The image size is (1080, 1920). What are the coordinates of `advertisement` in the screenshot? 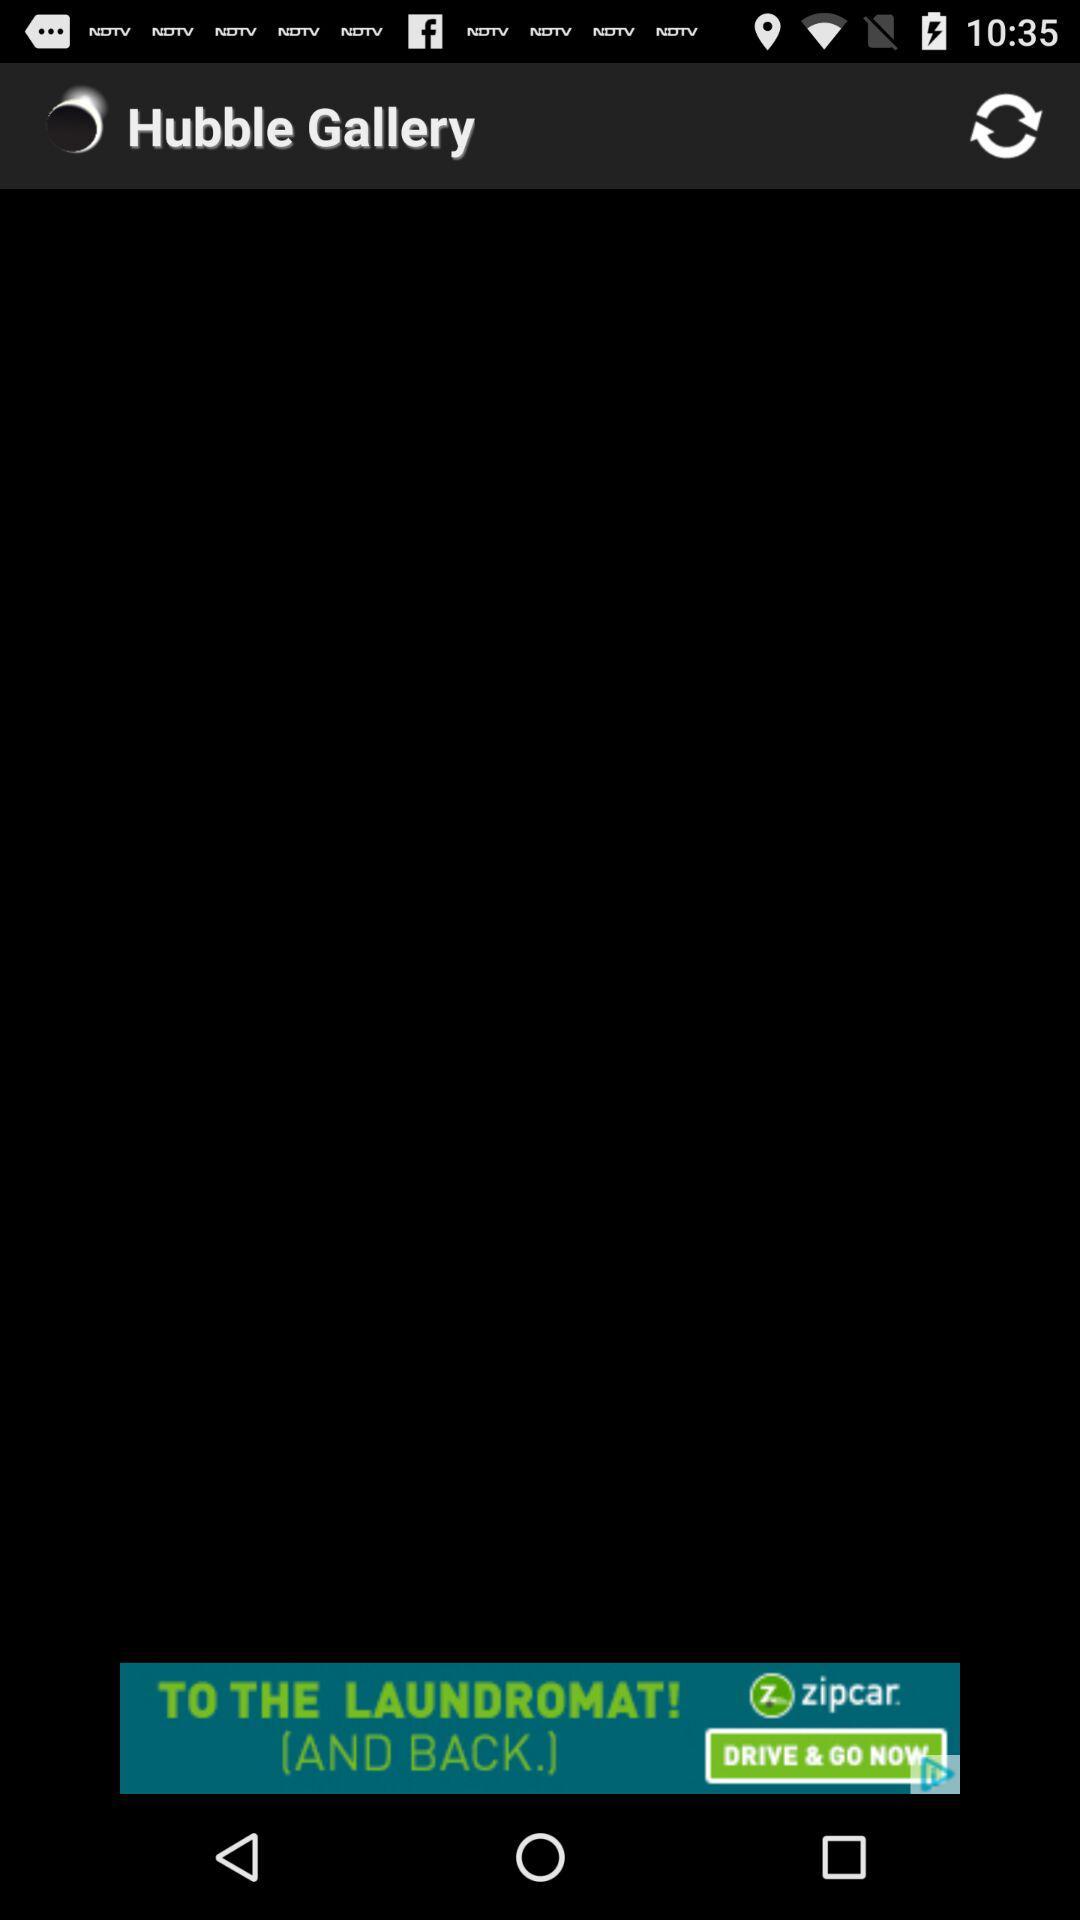 It's located at (540, 1727).